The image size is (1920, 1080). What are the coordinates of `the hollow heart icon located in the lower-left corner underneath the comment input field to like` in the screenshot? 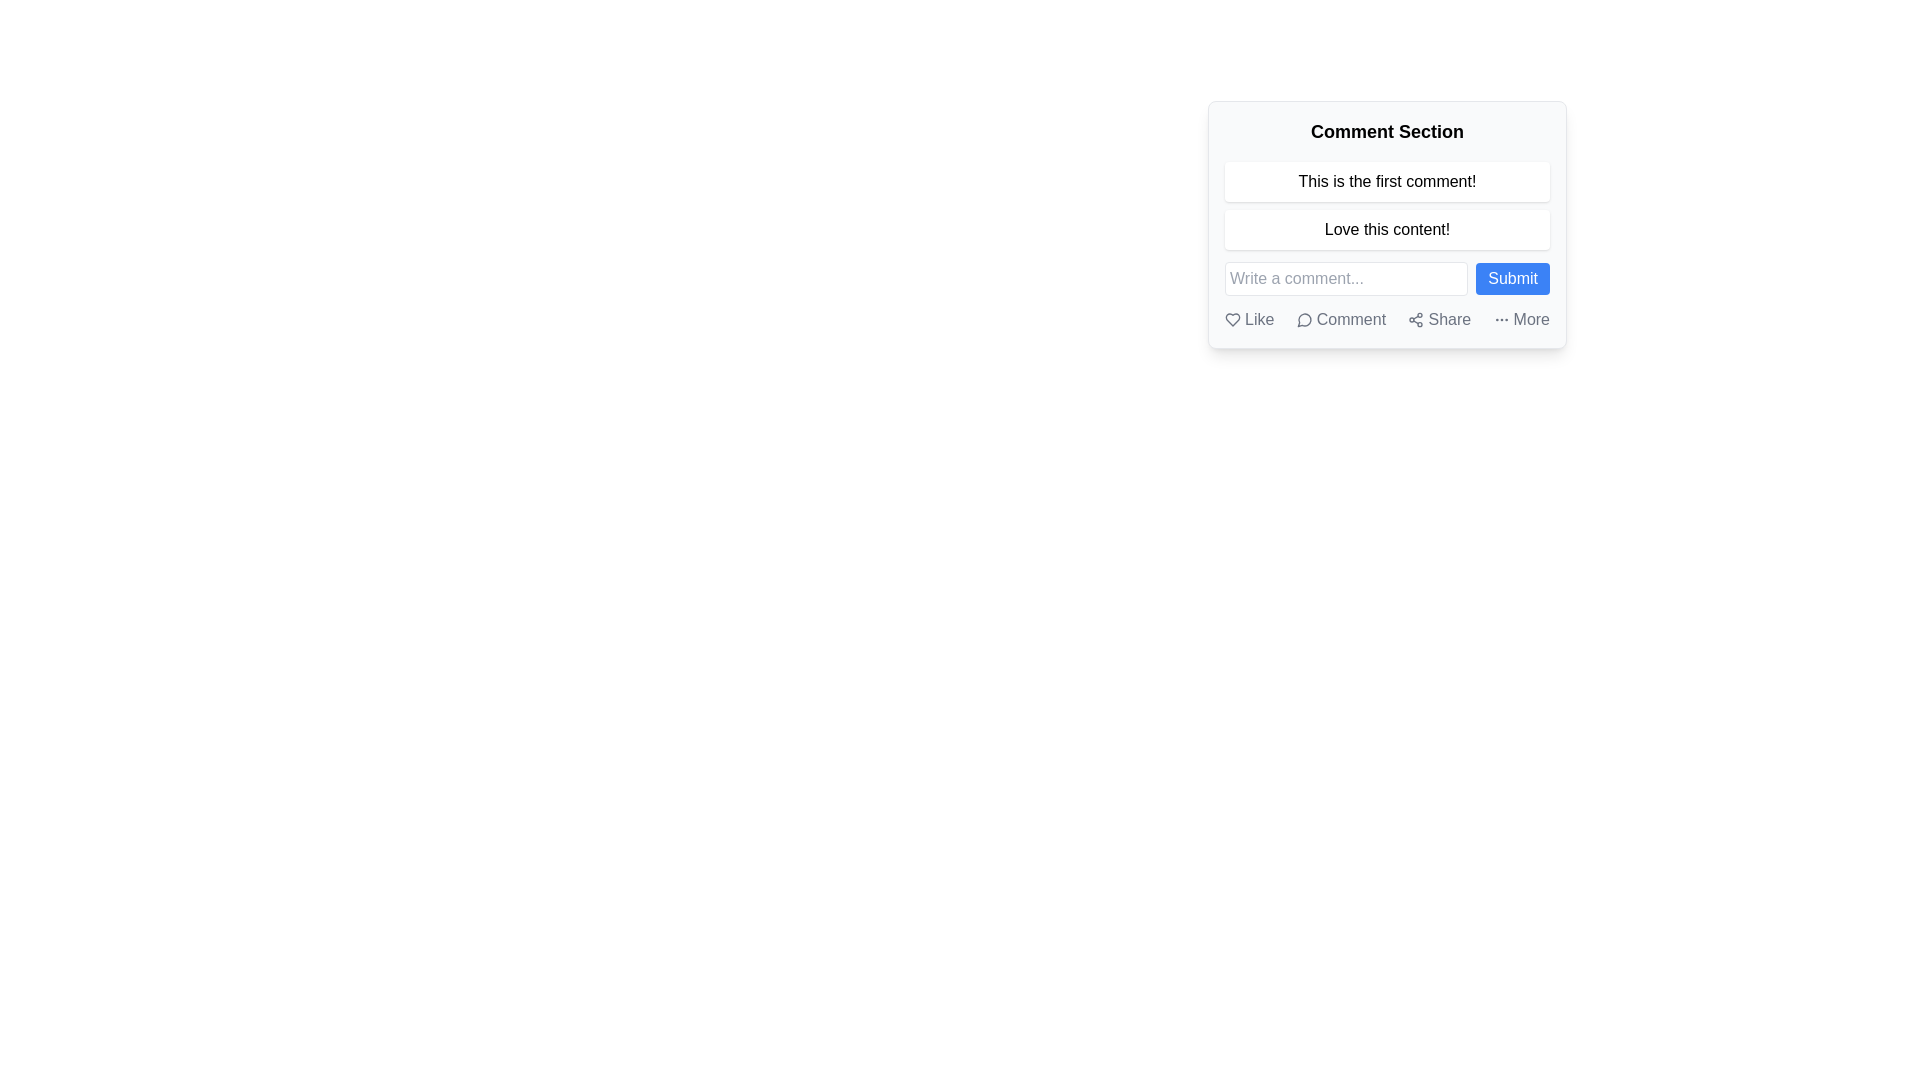 It's located at (1232, 319).